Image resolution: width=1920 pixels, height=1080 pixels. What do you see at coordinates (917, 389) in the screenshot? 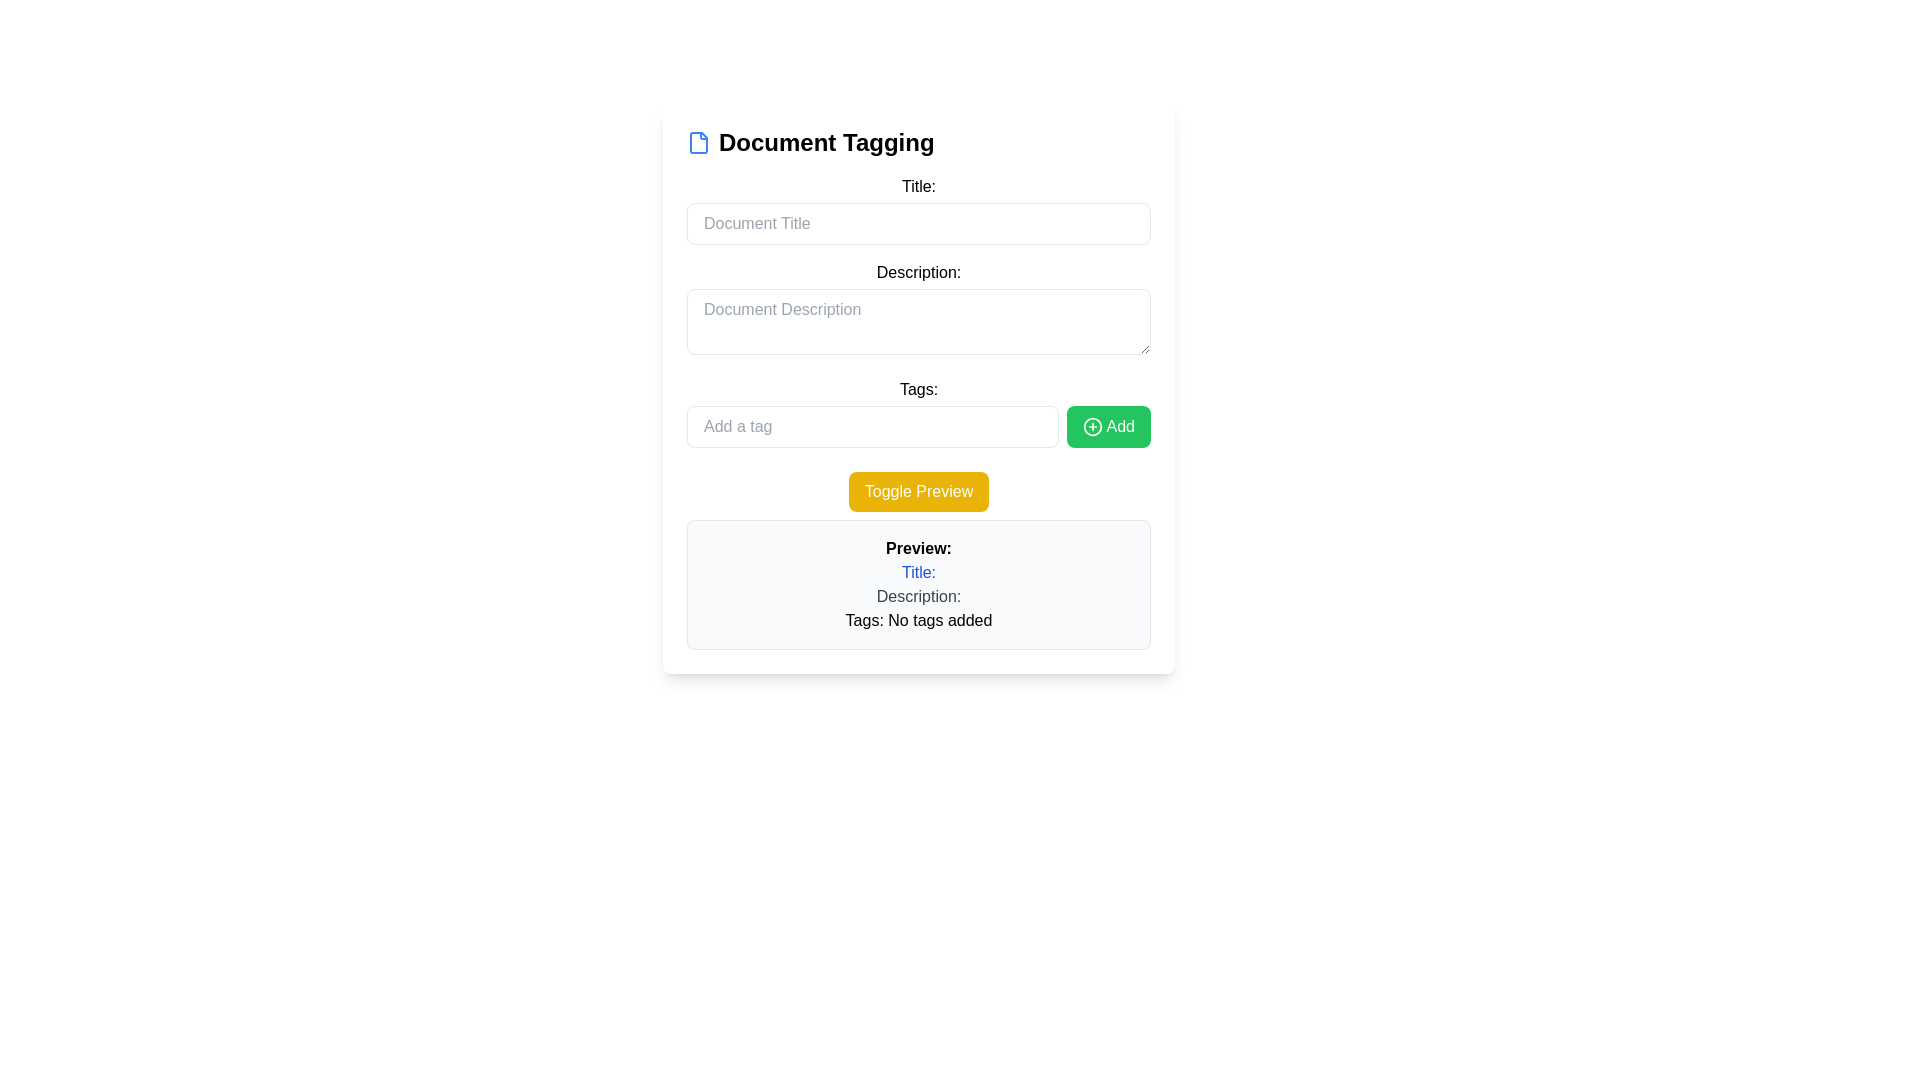
I see `the text label 'Tags:' which is styled in bold and medium font weight, located directly above the input field labeled 'Add a tag' in the form interface under the 'Description' field` at bounding box center [917, 389].